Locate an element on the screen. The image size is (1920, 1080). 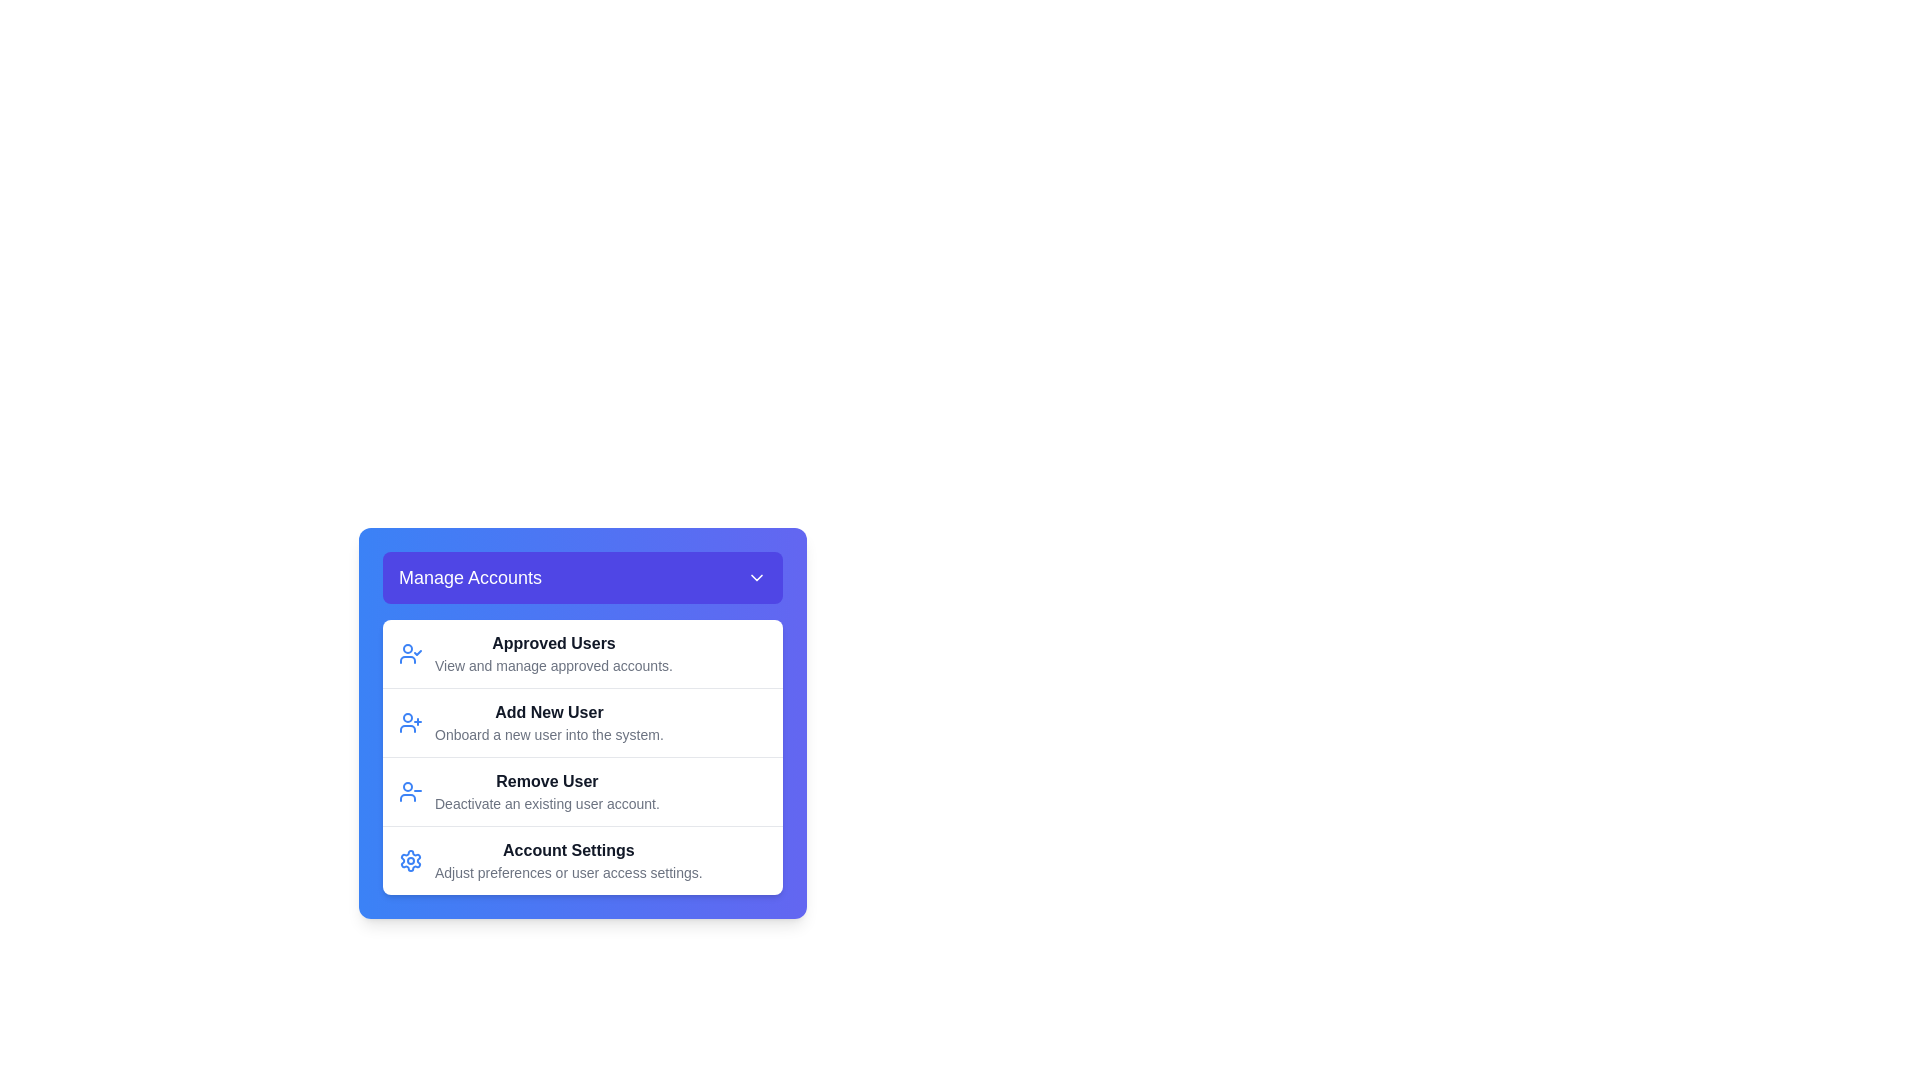
the 'Approved Users' menu option, which is the first item in the list under 'Manage Accounts', indicated by a blue user icon with a checkmark to its left is located at coordinates (553, 654).